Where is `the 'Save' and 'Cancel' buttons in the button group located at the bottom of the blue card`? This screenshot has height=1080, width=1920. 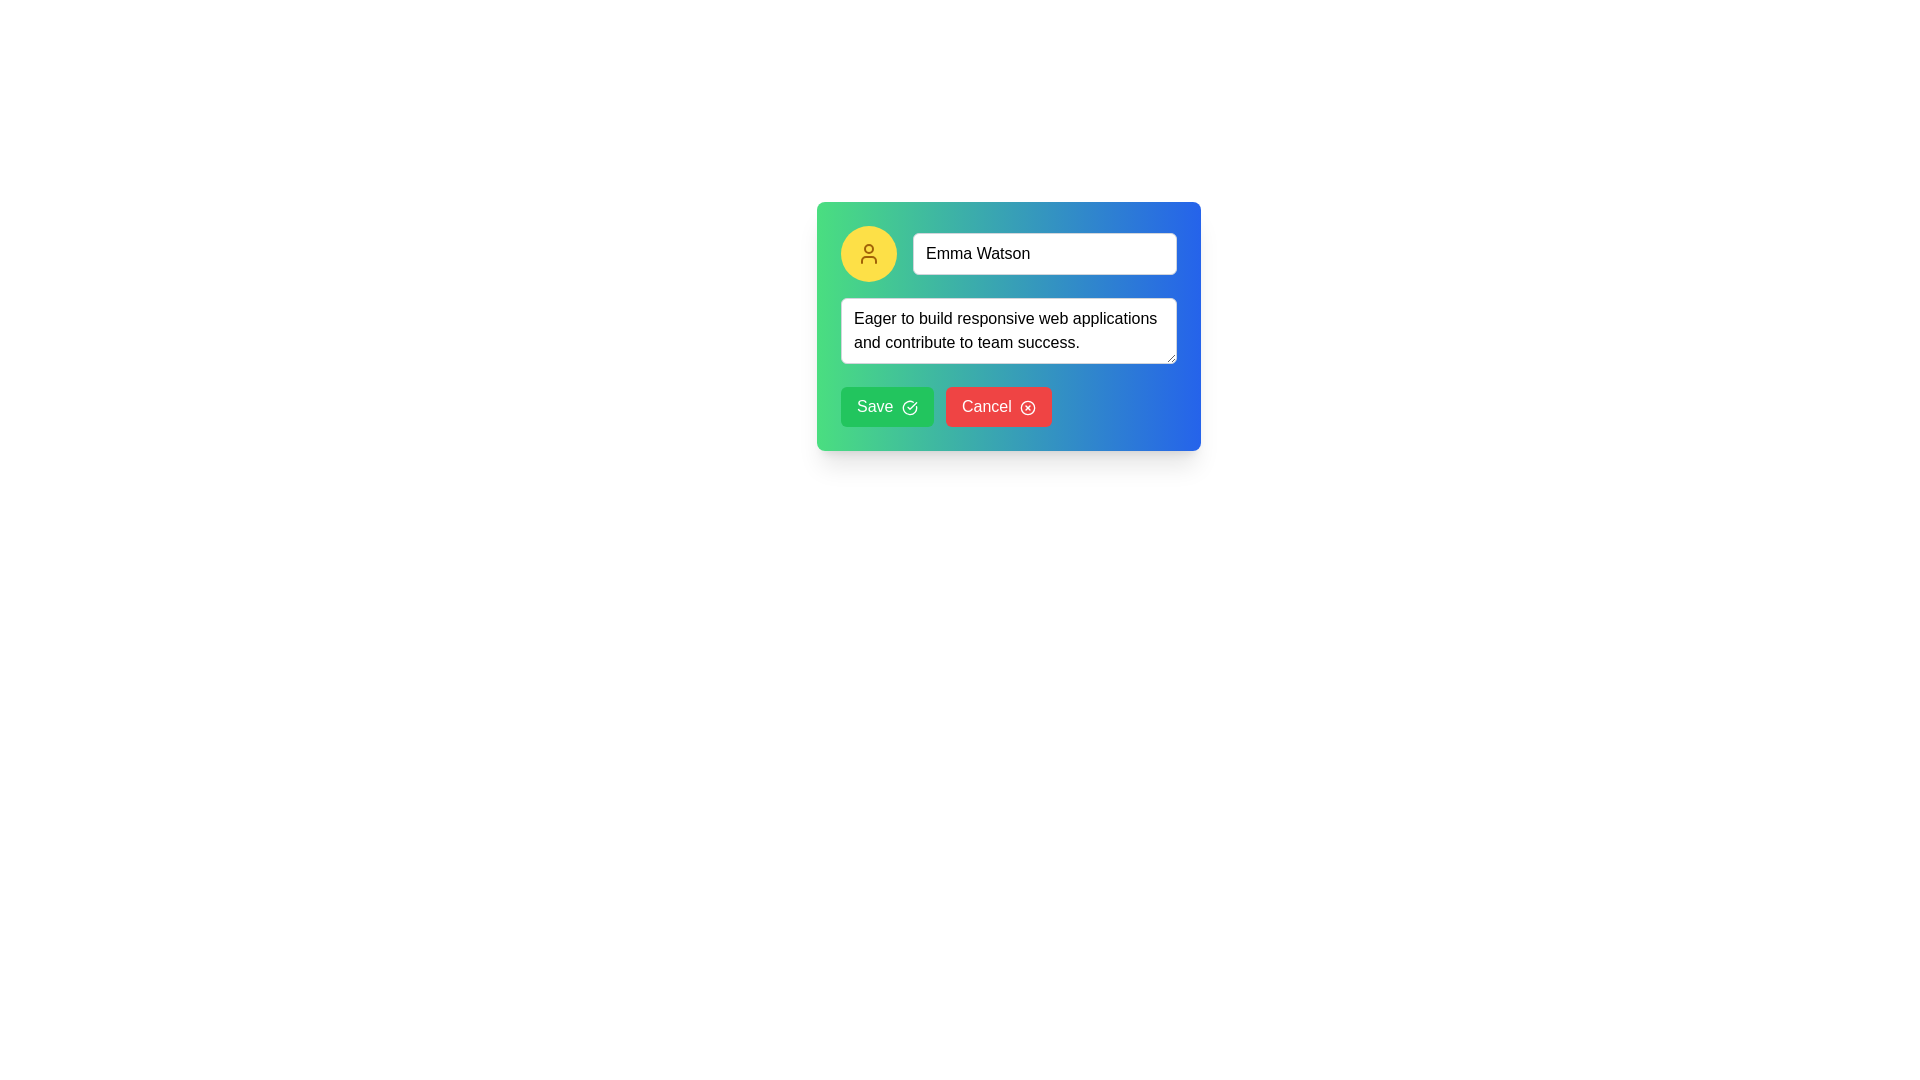 the 'Save' and 'Cancel' buttons in the button group located at the bottom of the blue card is located at coordinates (1008, 406).